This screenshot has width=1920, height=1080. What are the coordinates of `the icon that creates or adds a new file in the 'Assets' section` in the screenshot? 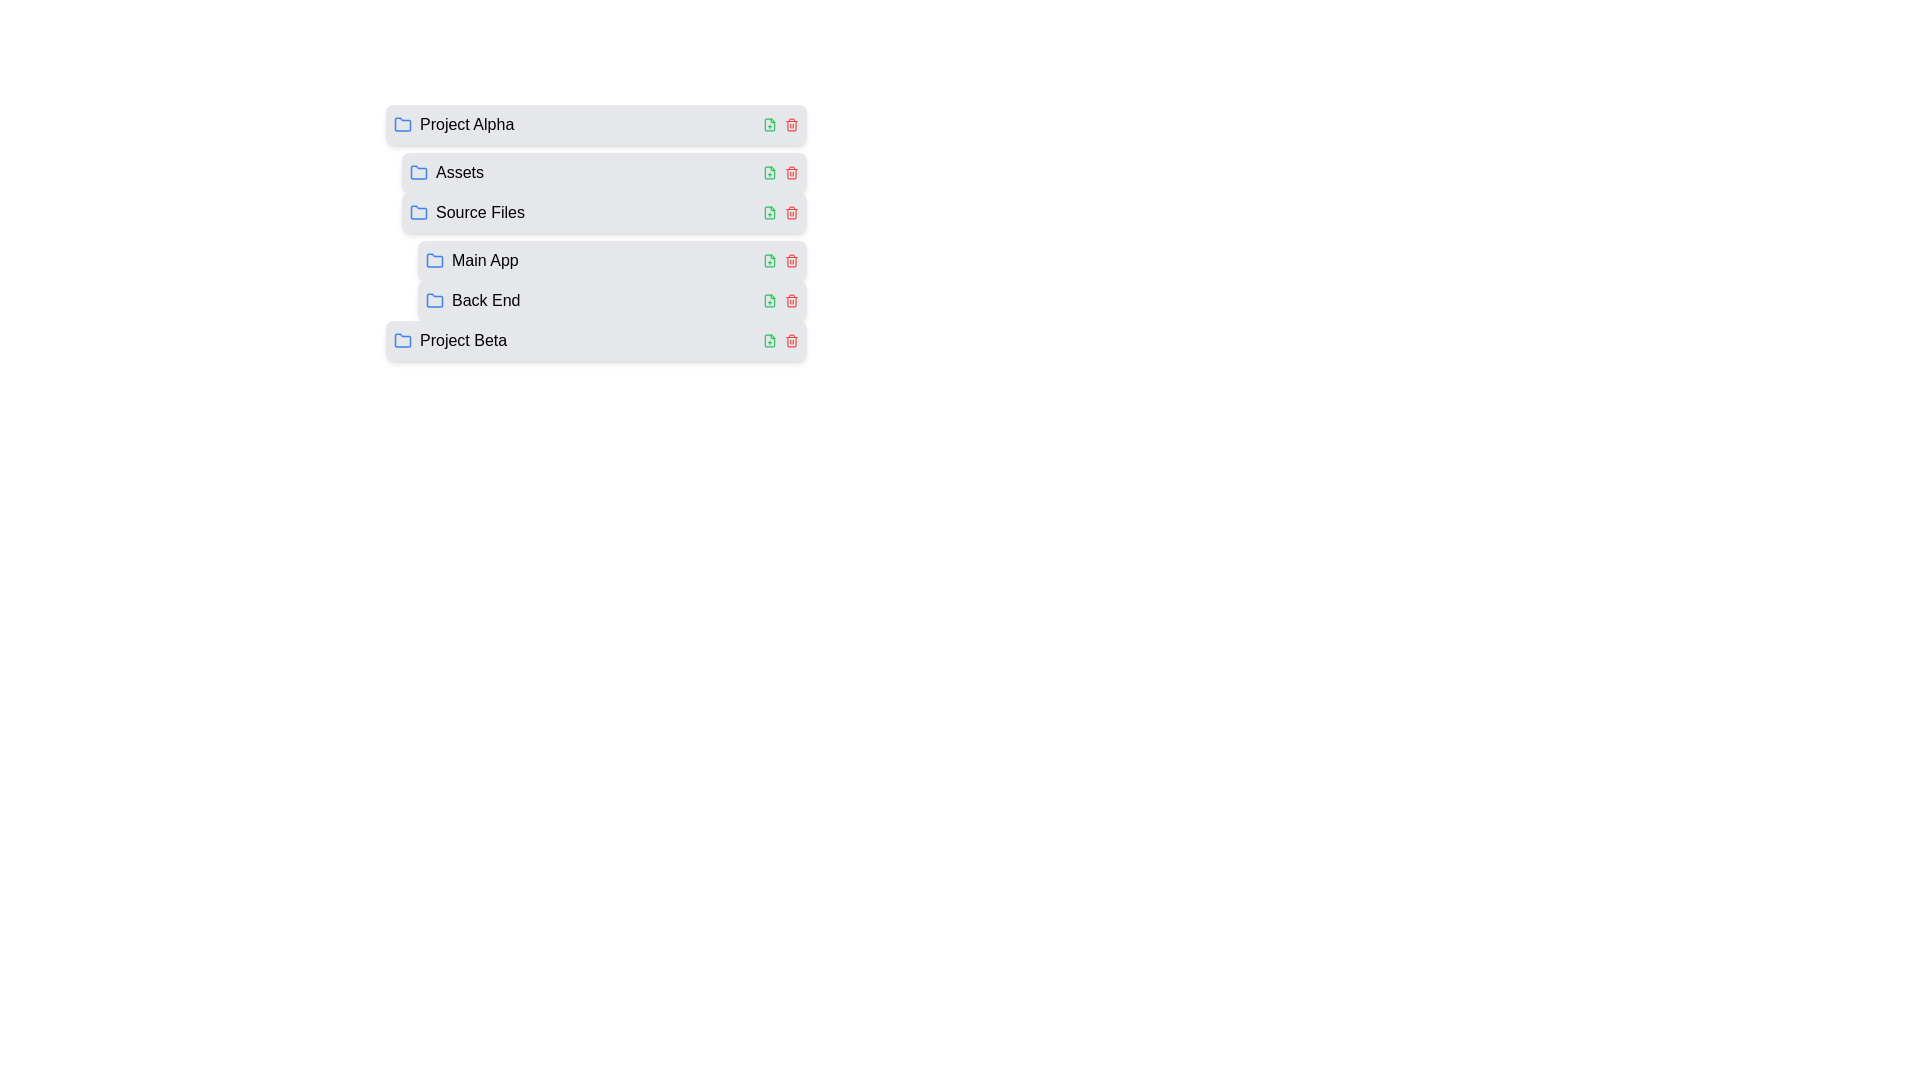 It's located at (768, 172).